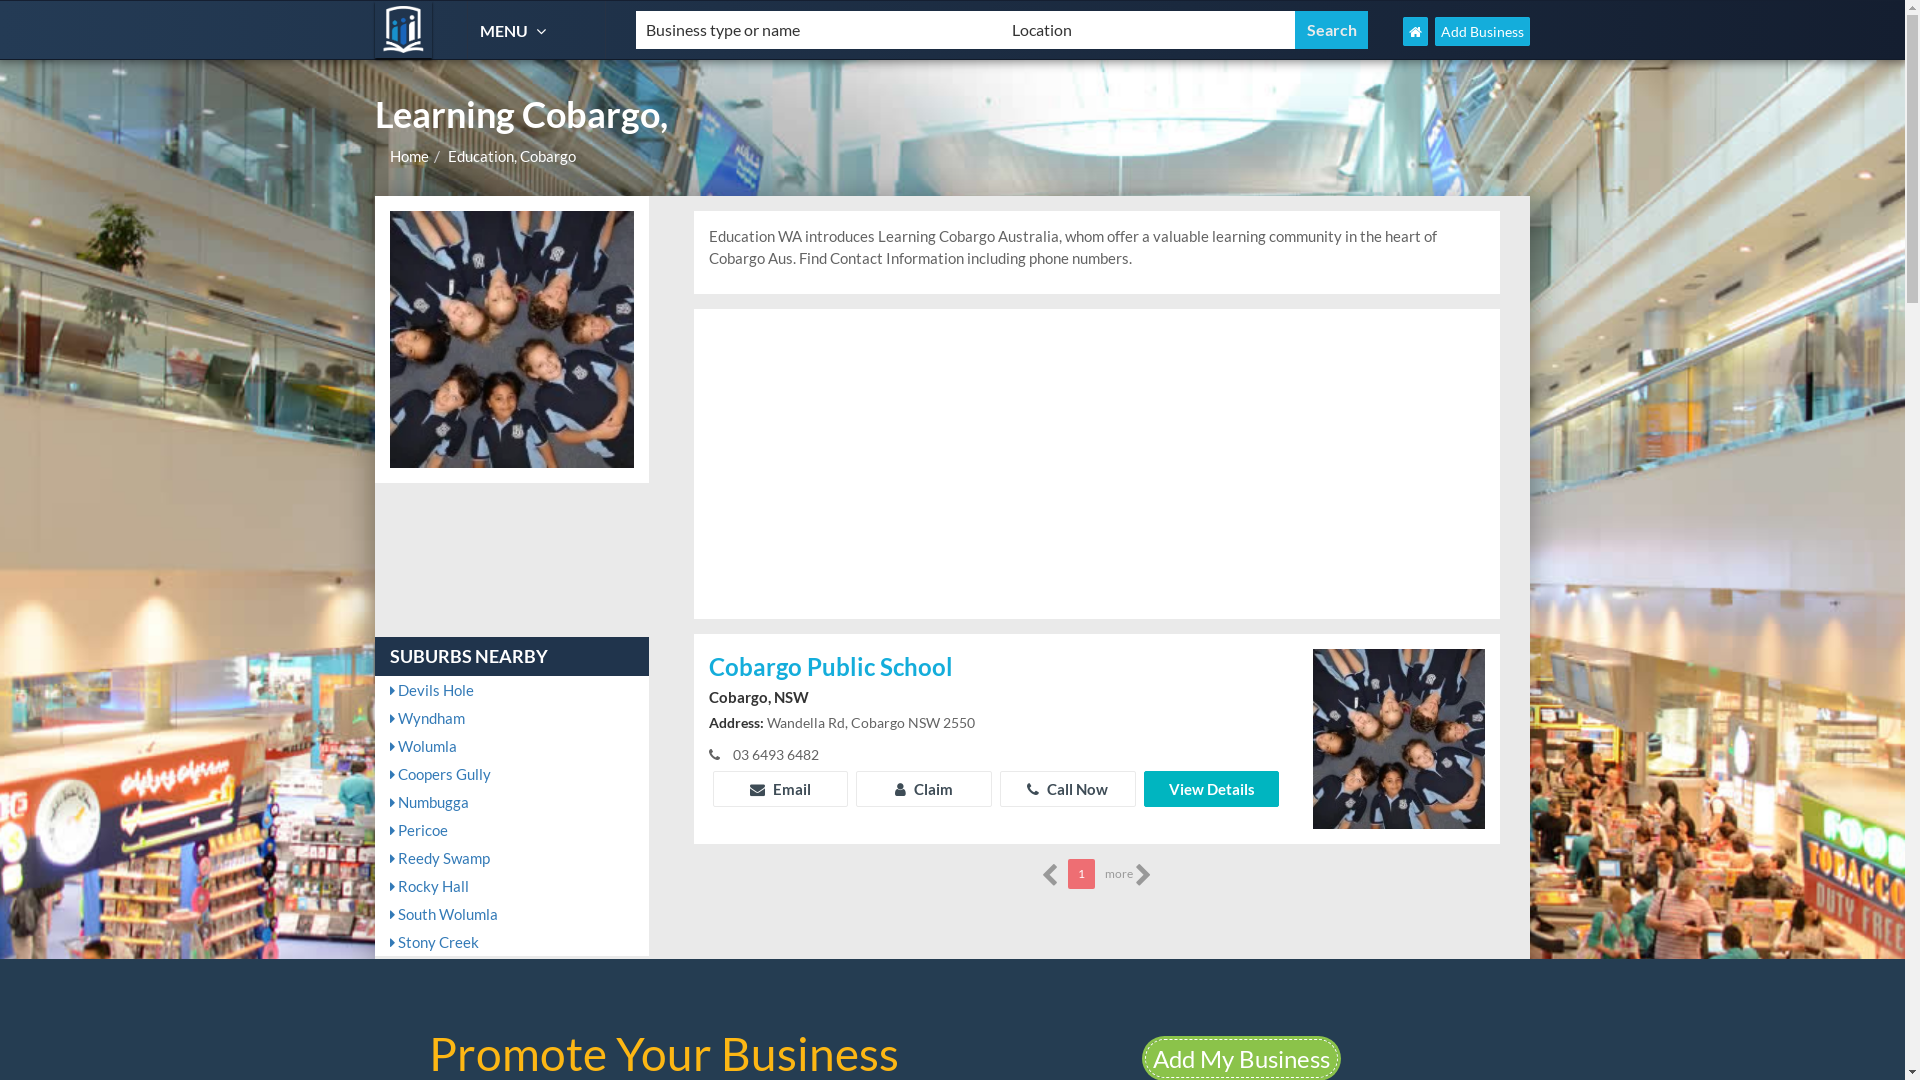 The height and width of the screenshot is (1080, 1920). Describe the element at coordinates (1080, 873) in the screenshot. I see `'1'` at that location.